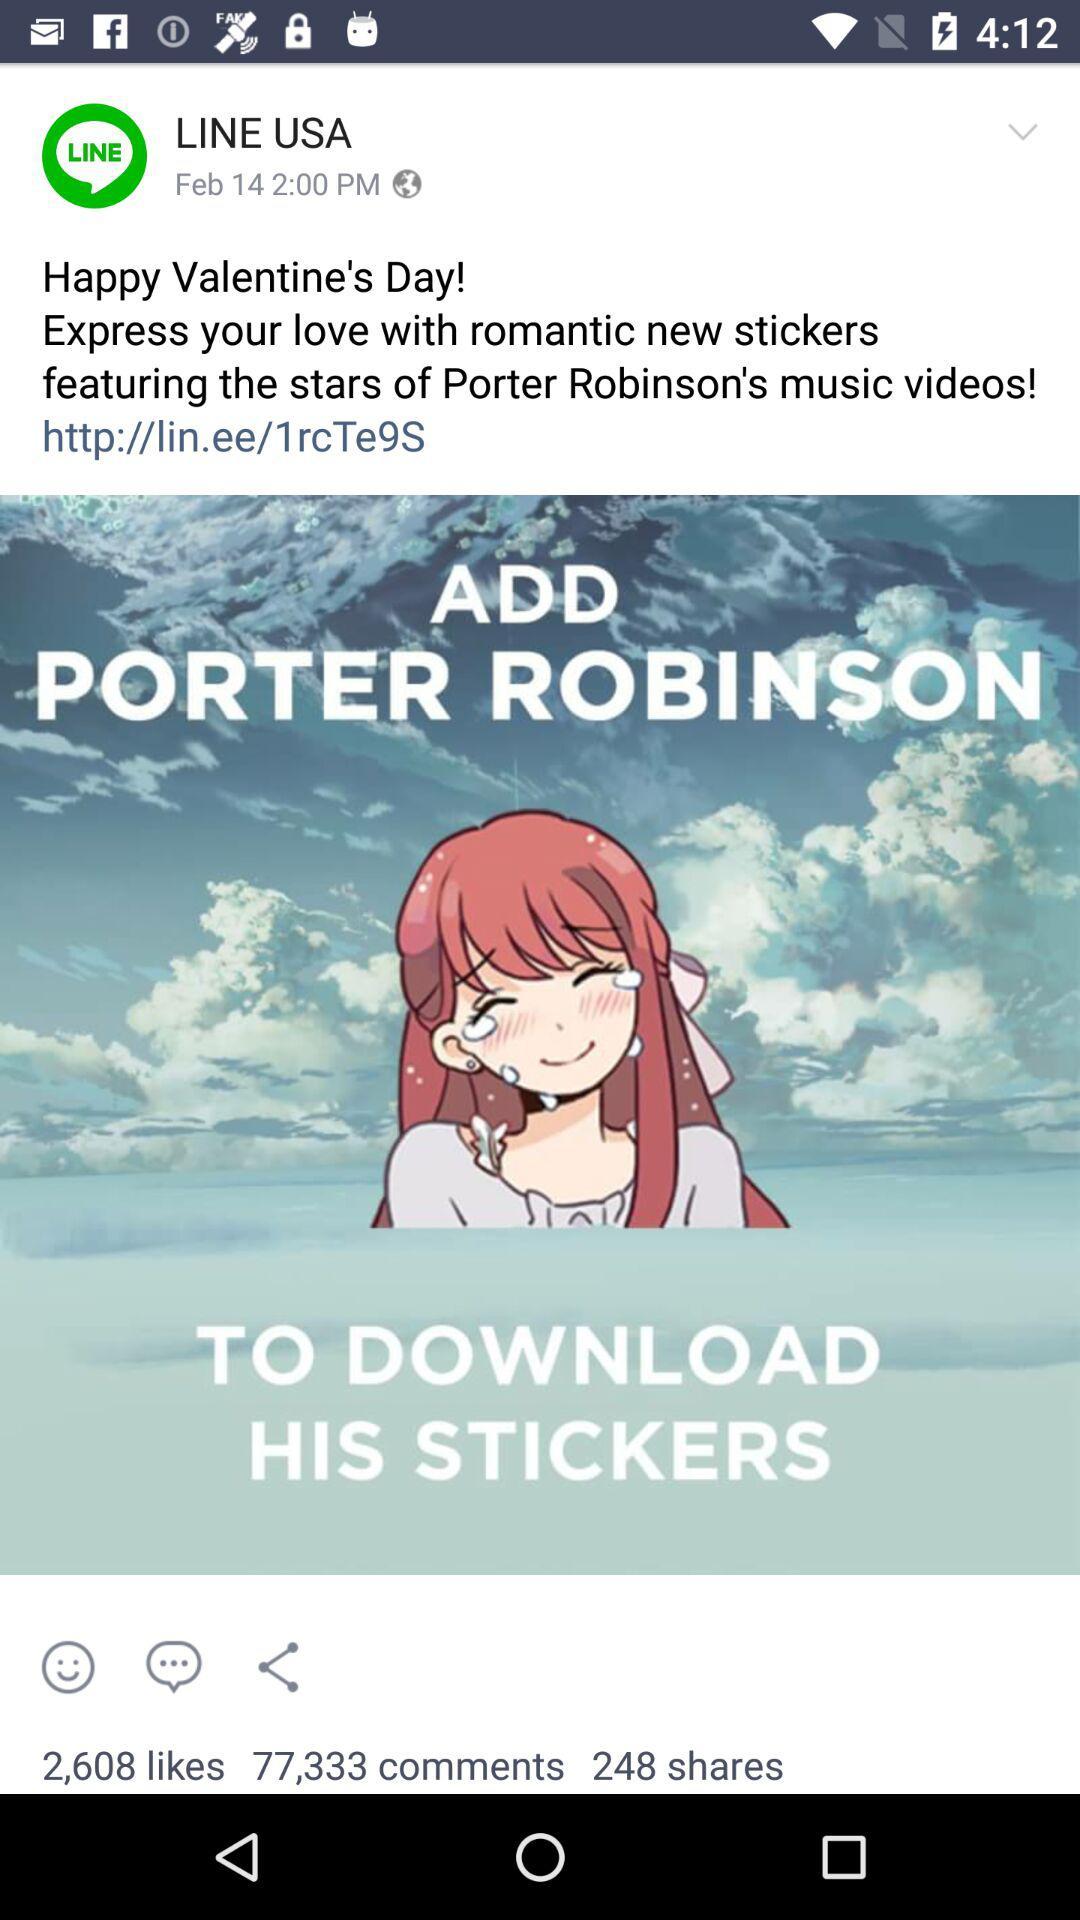 This screenshot has height=1920, width=1080. I want to click on icon above the happy valentine s item, so click(1029, 154).